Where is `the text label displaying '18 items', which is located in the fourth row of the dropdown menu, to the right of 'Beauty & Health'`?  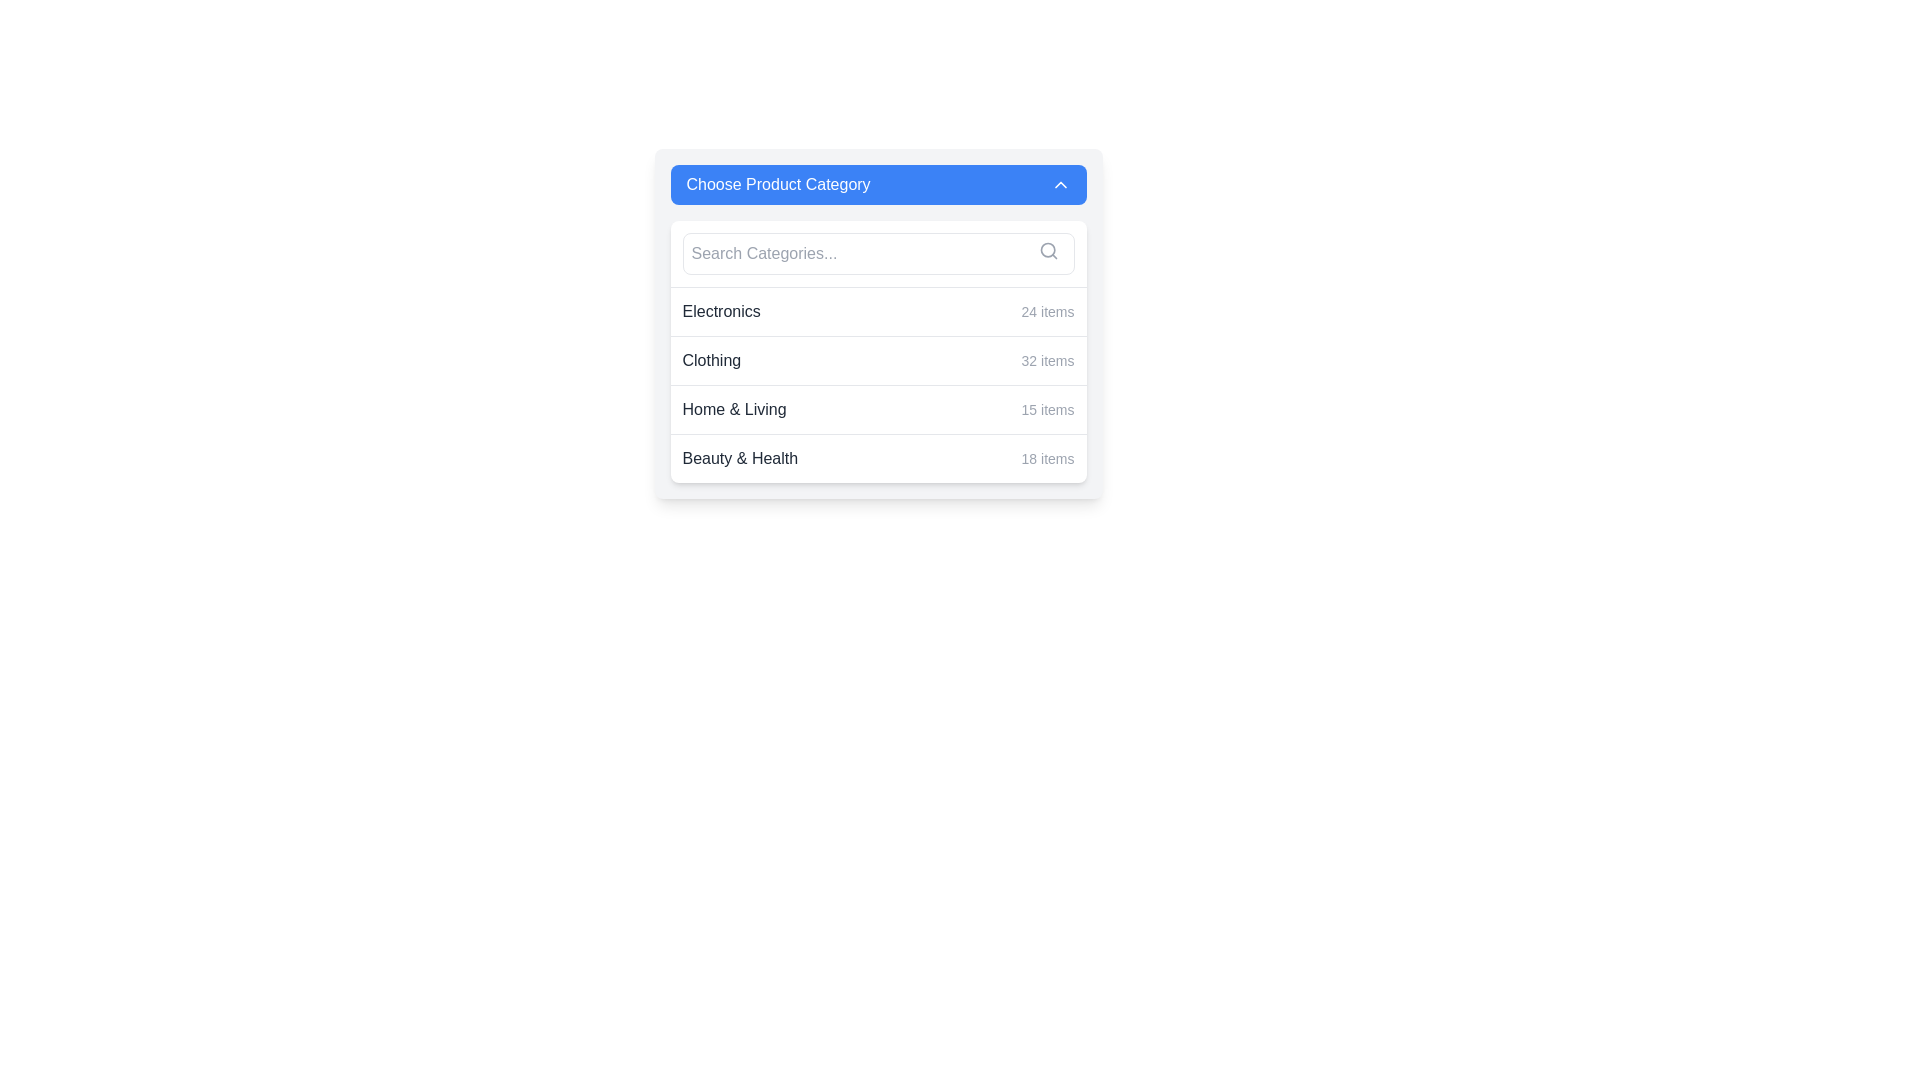 the text label displaying '18 items', which is located in the fourth row of the dropdown menu, to the right of 'Beauty & Health' is located at coordinates (1047, 459).